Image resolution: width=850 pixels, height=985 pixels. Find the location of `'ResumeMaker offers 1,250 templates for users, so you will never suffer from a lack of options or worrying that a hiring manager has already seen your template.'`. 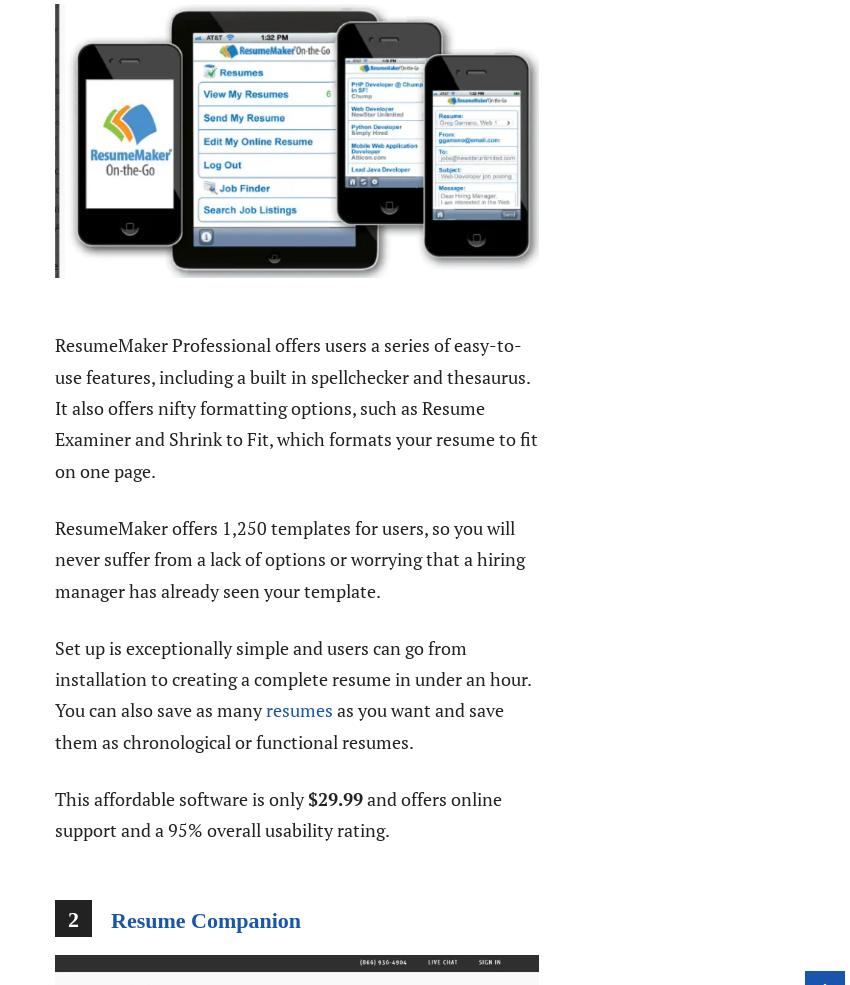

'ResumeMaker offers 1,250 templates for users, so you will never suffer from a lack of options or worrying that a hiring manager has already seen your template.' is located at coordinates (54, 558).